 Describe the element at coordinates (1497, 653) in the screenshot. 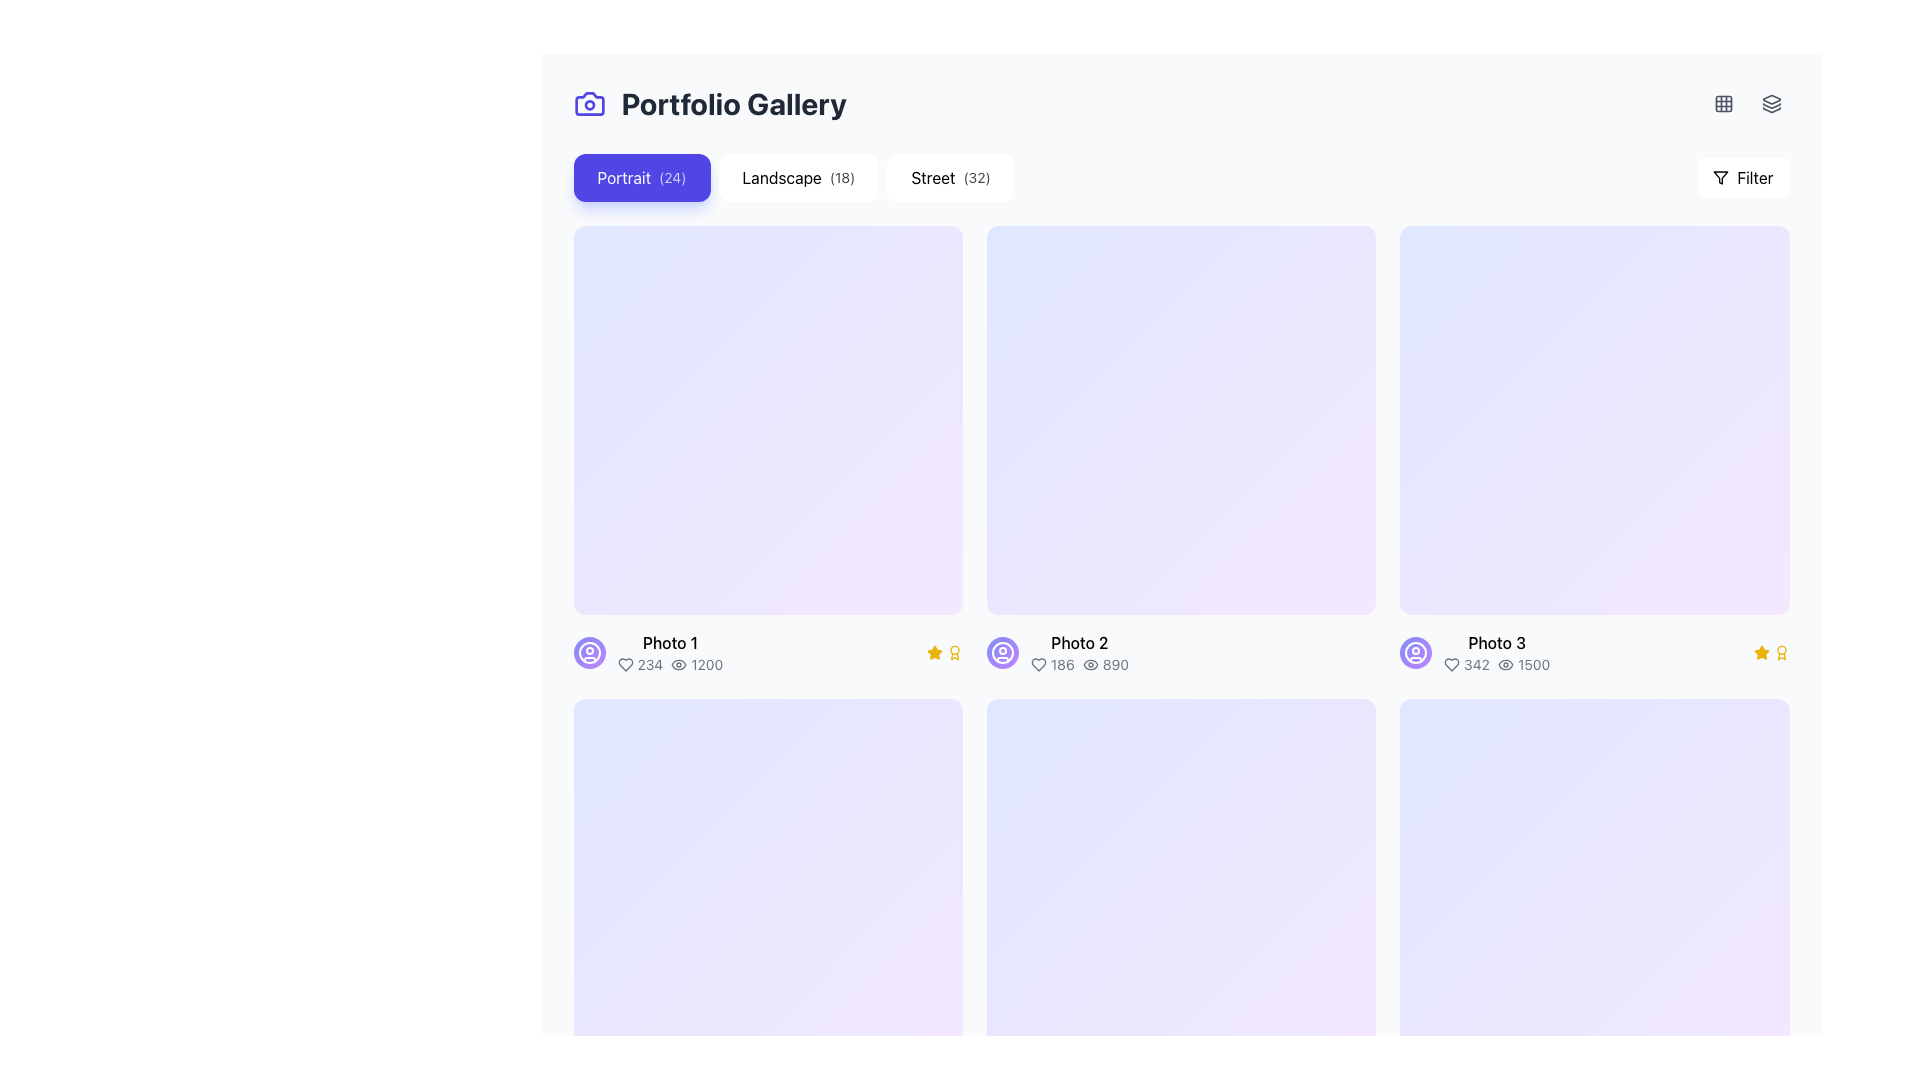

I see `the 'Photo 3' text label located in the bottom-right section of the grid layout` at that location.